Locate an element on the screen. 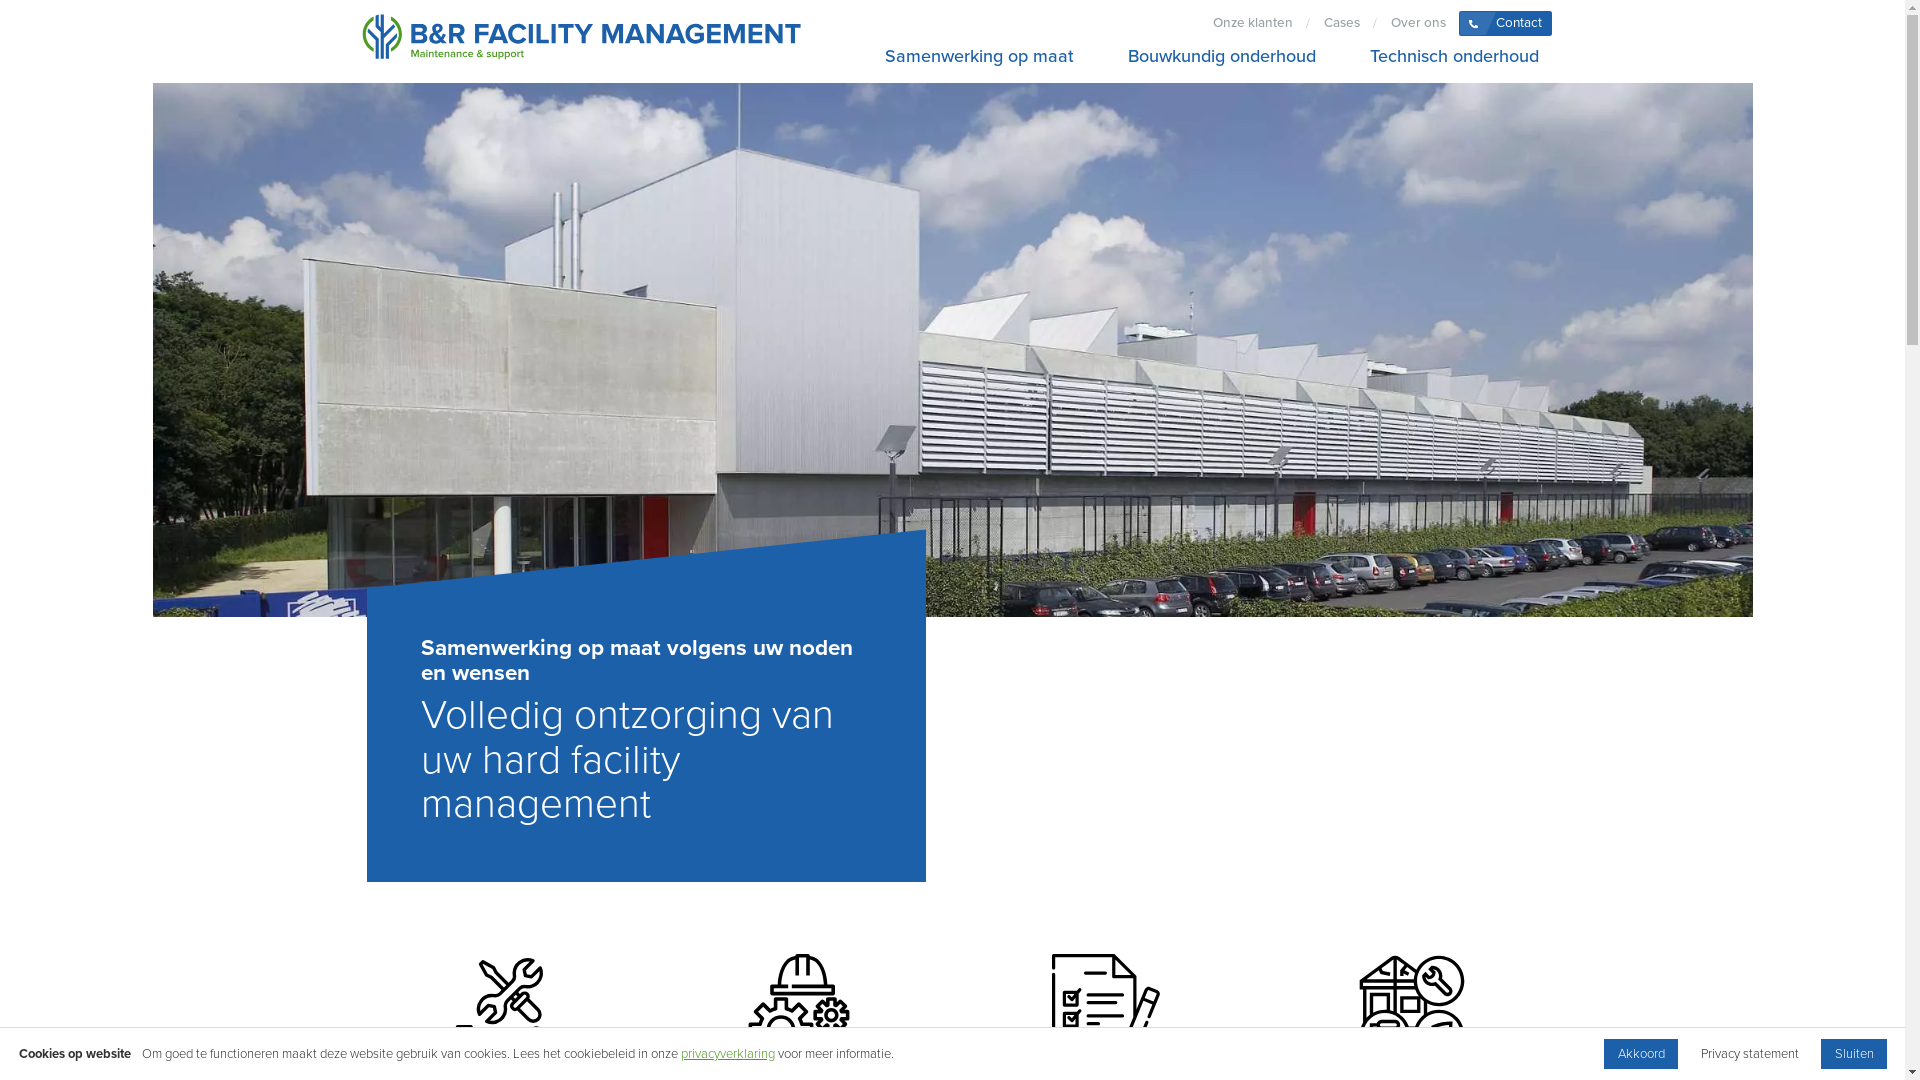 The height and width of the screenshot is (1080, 1920). 'Over ons' is located at coordinates (1416, 23).